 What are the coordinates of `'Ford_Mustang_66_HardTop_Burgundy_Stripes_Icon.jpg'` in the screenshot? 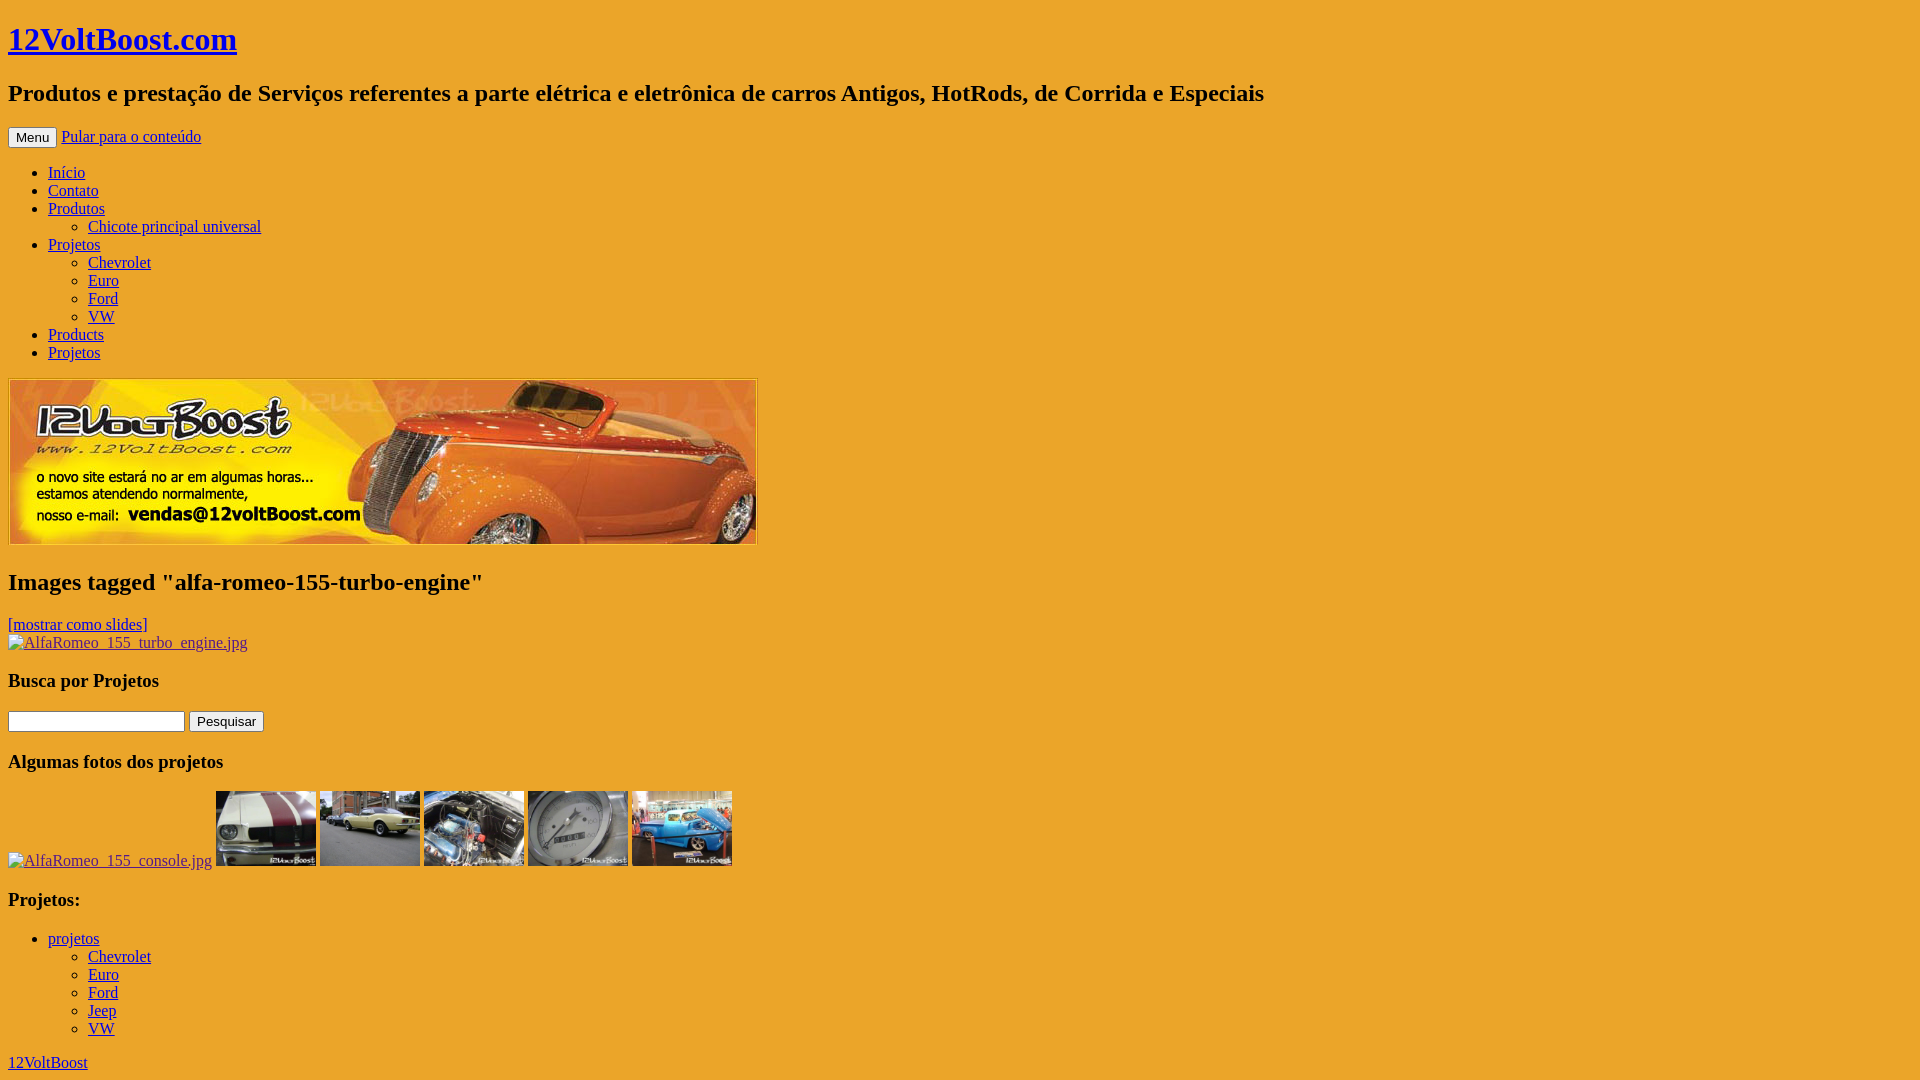 It's located at (264, 828).